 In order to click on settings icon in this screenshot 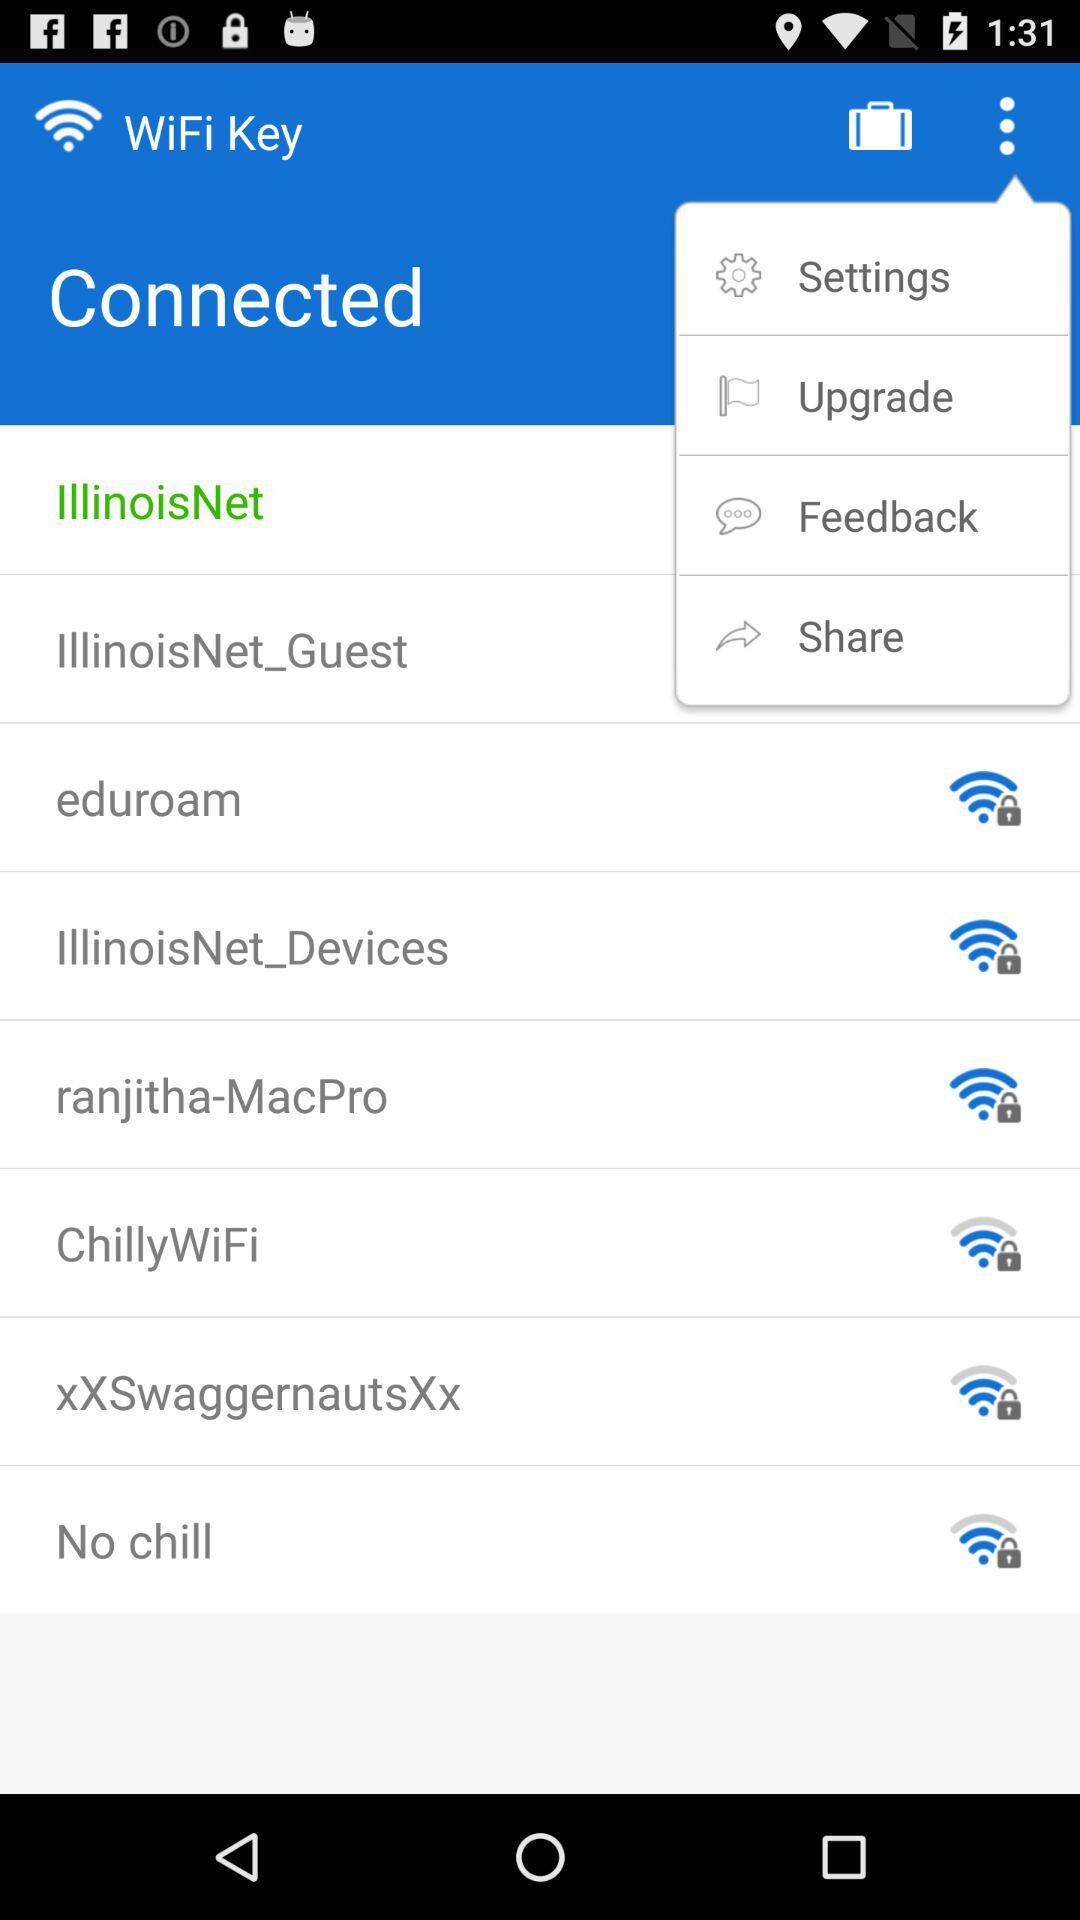, I will do `click(873, 274)`.